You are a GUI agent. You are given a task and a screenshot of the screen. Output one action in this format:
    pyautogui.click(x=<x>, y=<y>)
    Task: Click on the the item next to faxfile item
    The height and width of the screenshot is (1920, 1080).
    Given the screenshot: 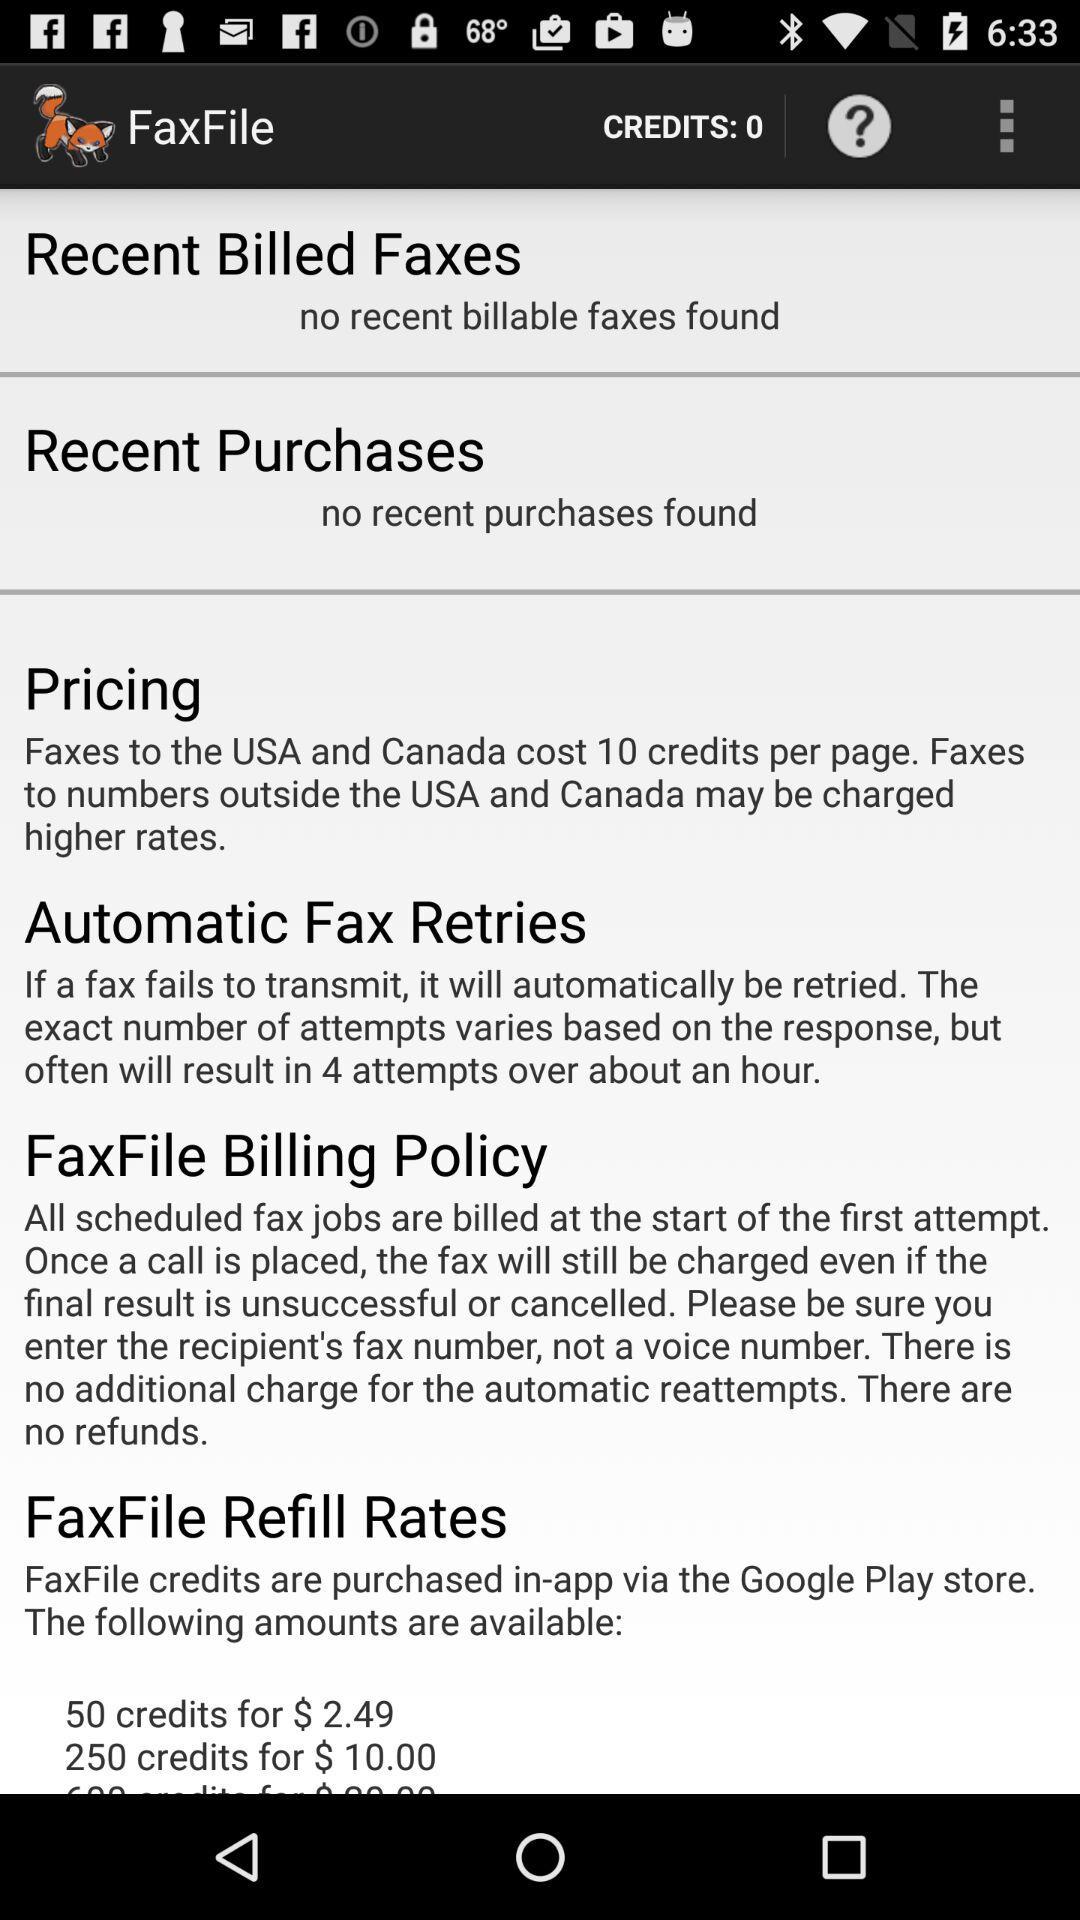 What is the action you would take?
    pyautogui.click(x=682, y=124)
    